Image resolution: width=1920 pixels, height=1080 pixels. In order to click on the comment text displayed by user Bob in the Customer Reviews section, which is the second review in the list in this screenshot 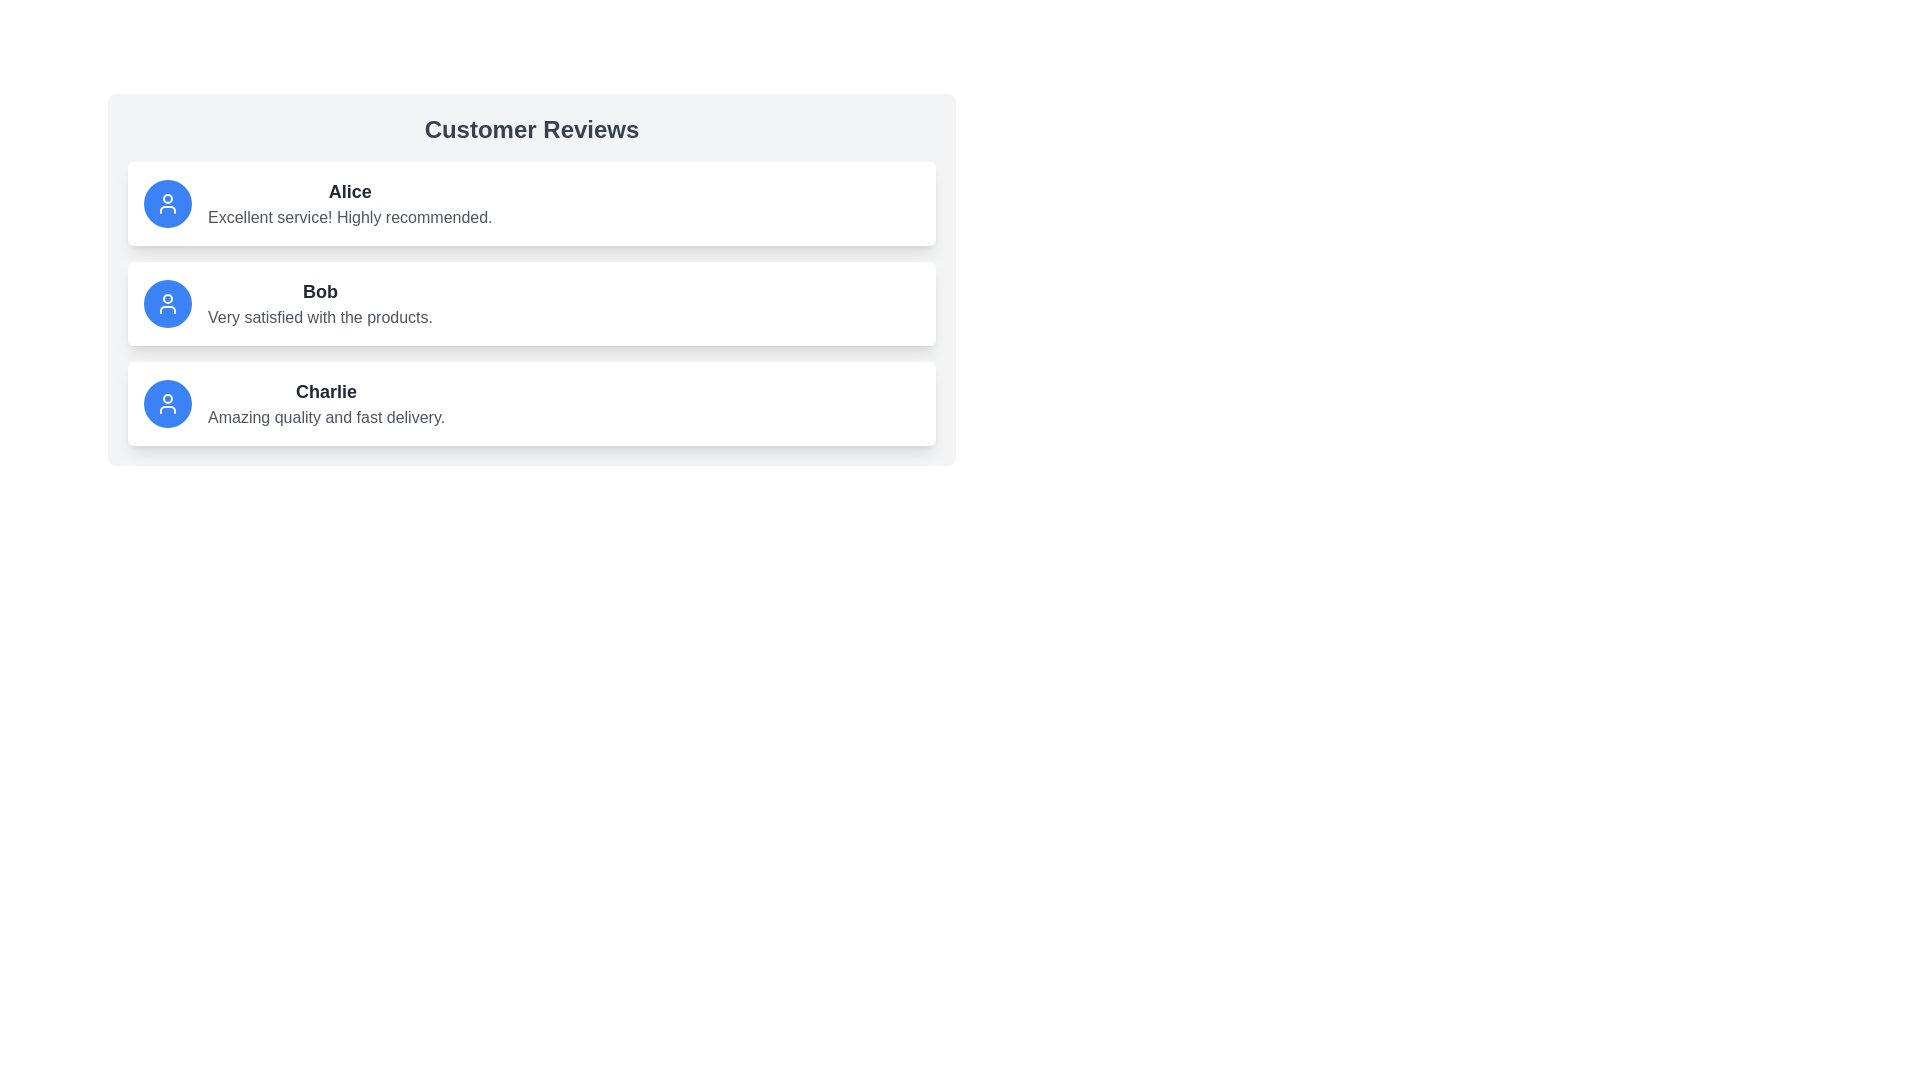, I will do `click(320, 316)`.